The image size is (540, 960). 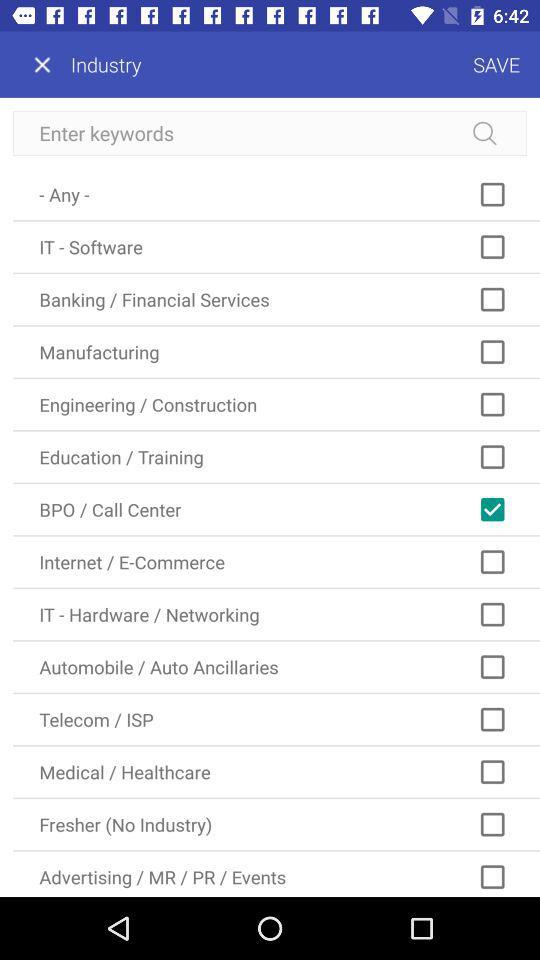 I want to click on the icon next to the industry item, so click(x=339, y=64).